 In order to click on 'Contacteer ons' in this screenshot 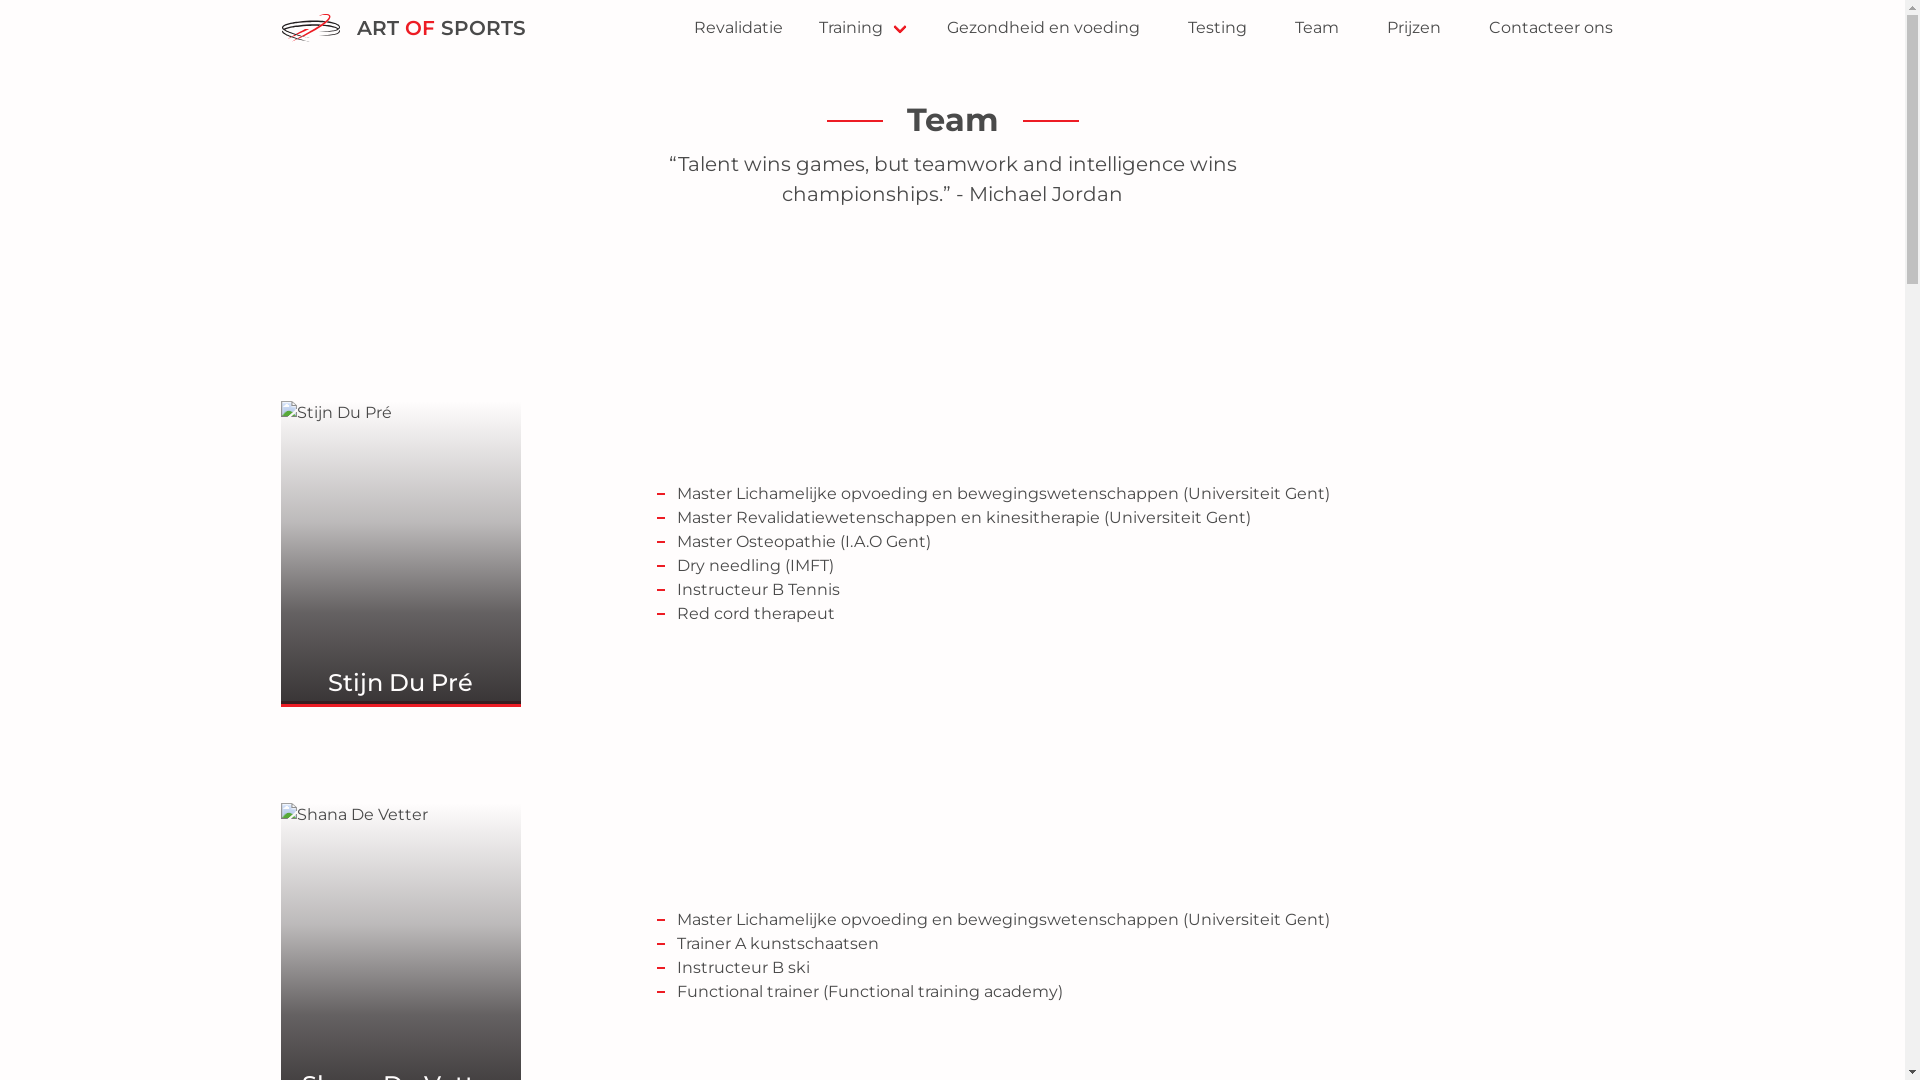, I will do `click(1549, 27)`.